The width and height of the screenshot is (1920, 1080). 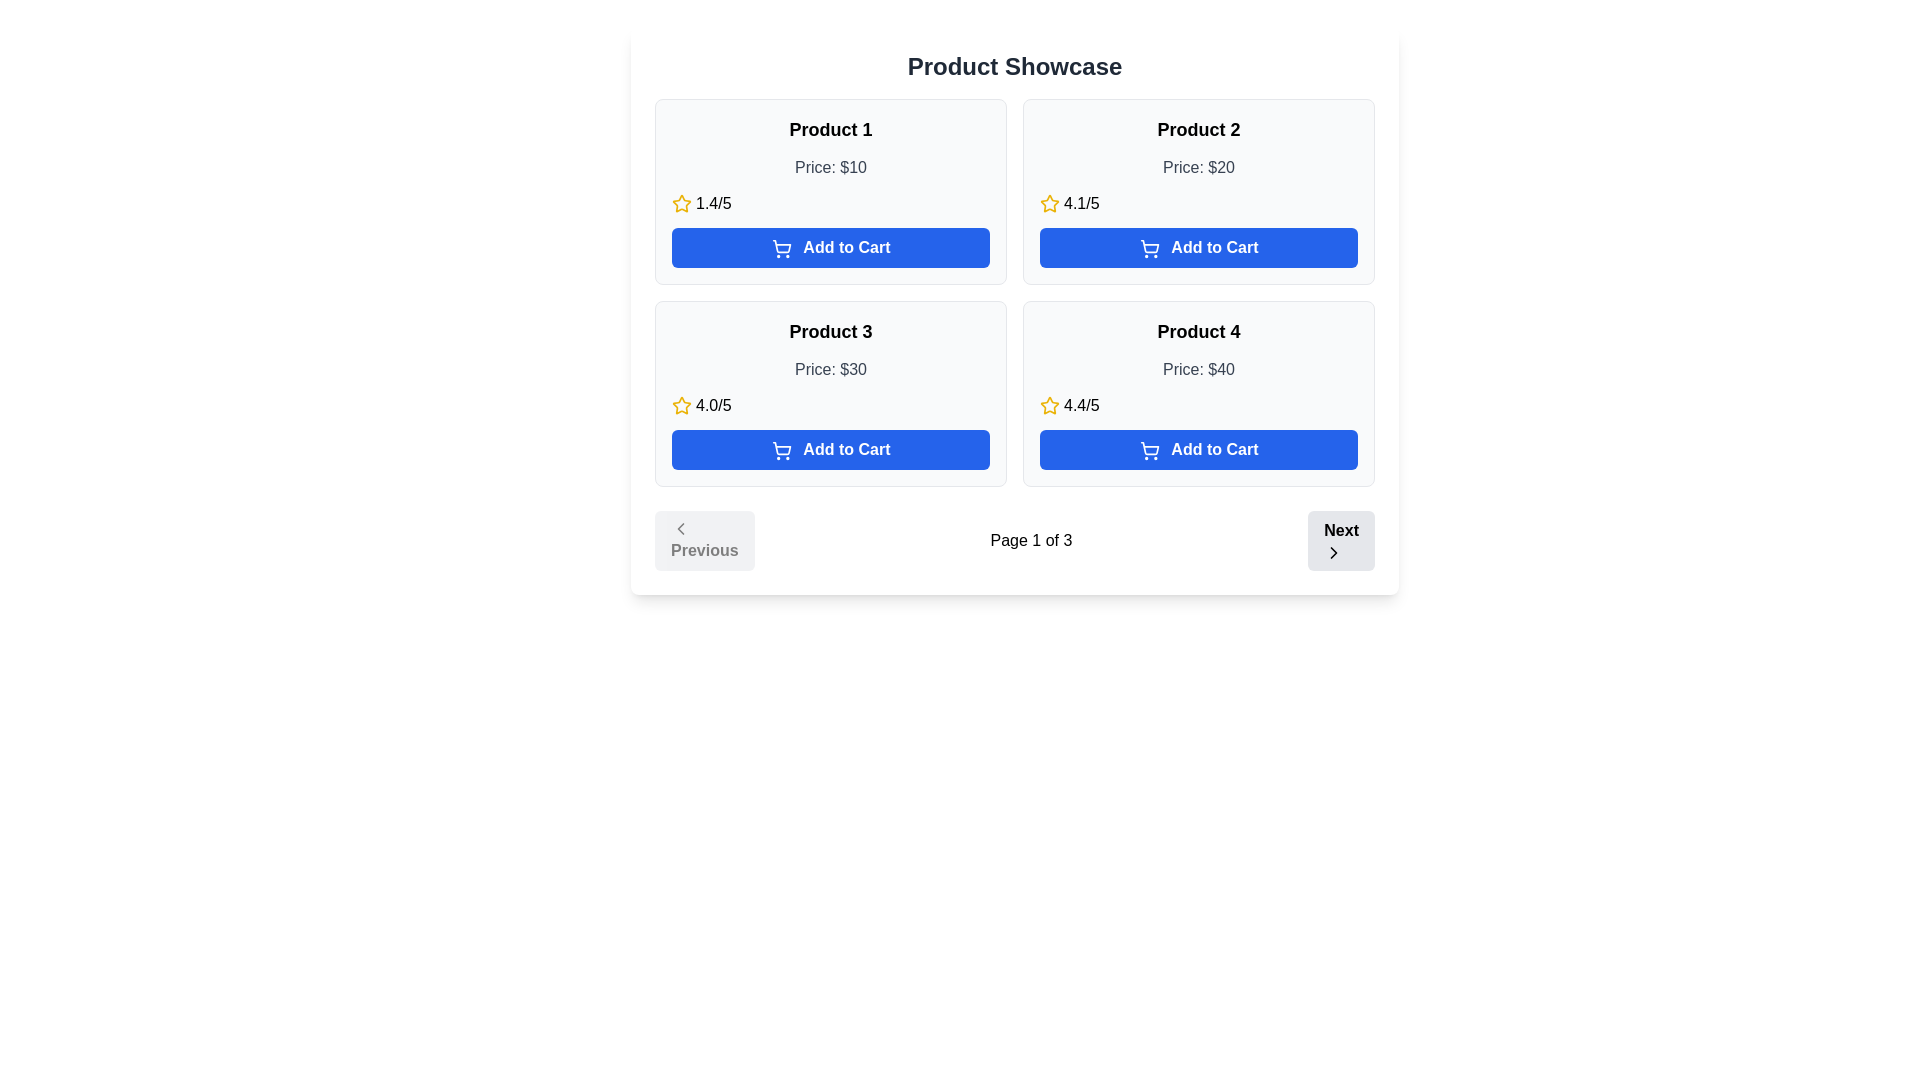 What do you see at coordinates (704, 540) in the screenshot?
I see `the 'Previous' button located at the bottom left of the navigation bar` at bounding box center [704, 540].